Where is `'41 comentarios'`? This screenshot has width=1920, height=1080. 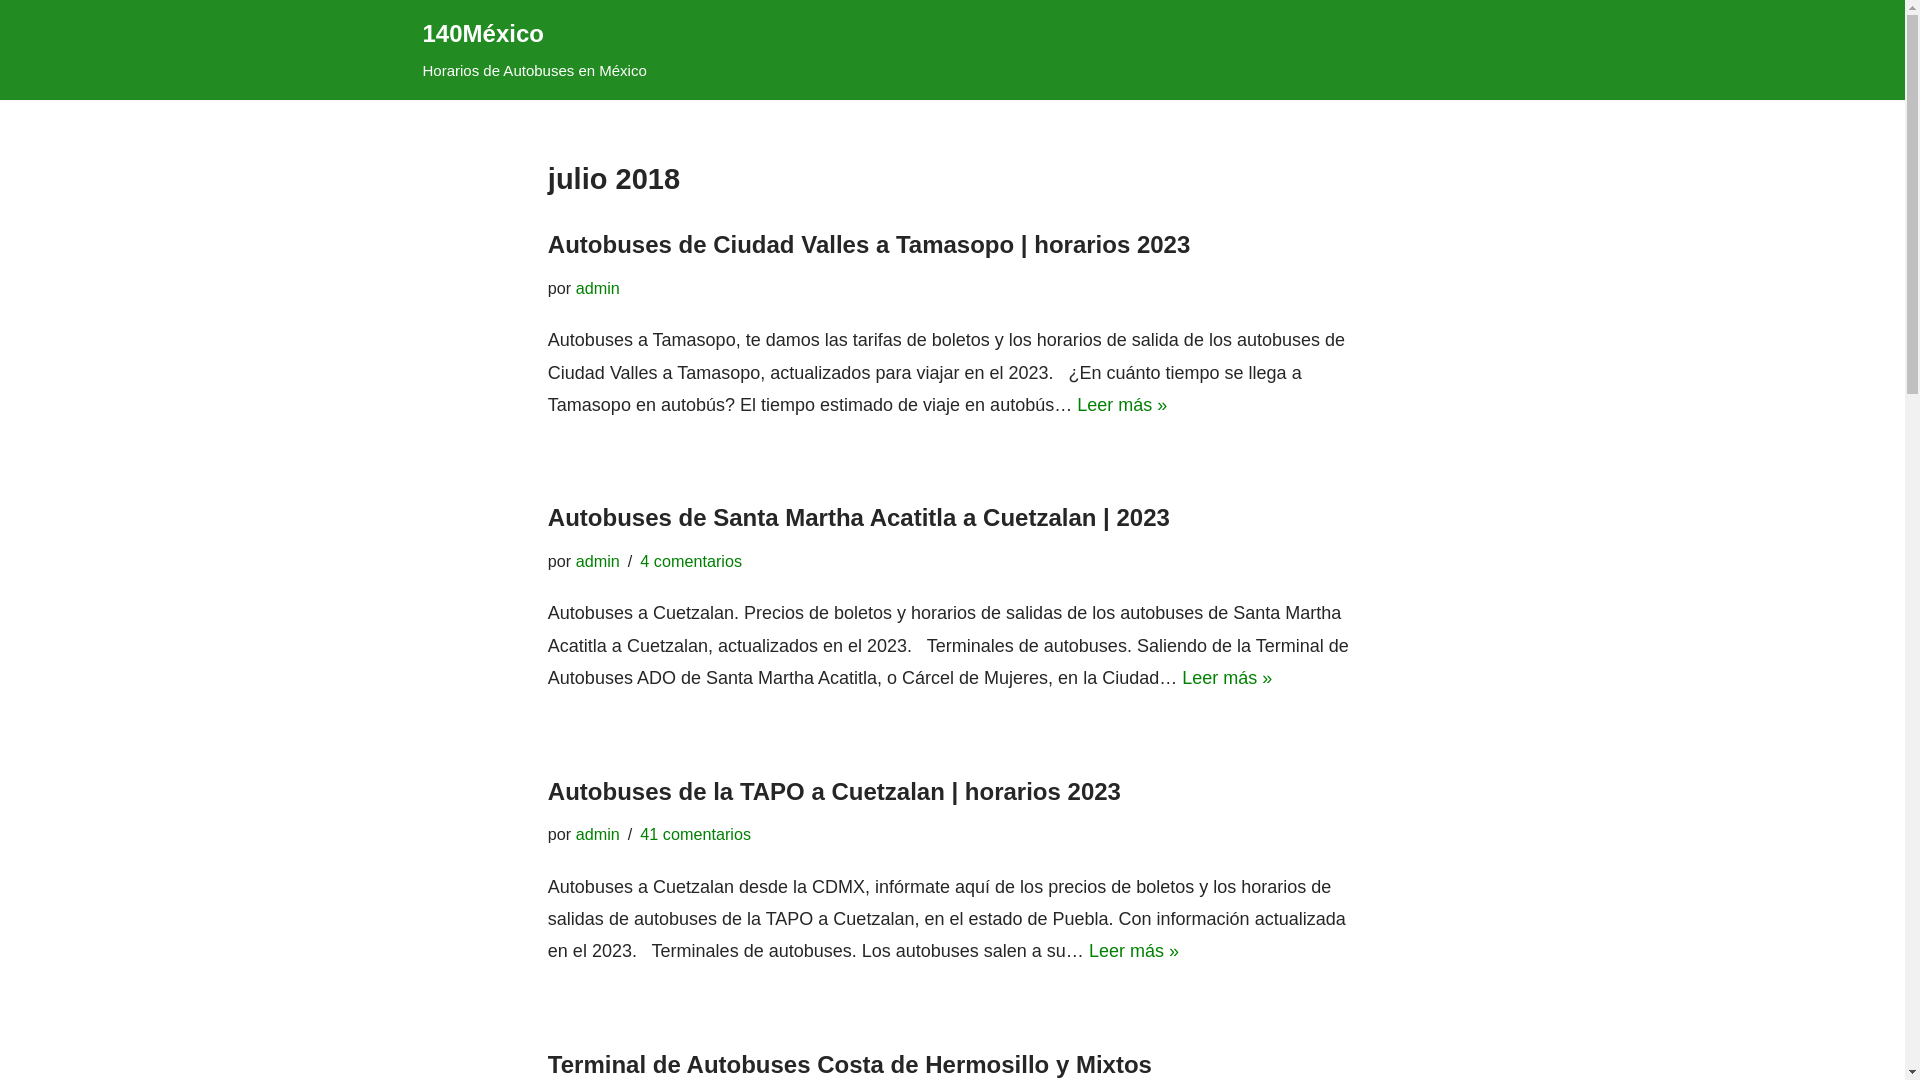
'41 comentarios' is located at coordinates (638, 833).